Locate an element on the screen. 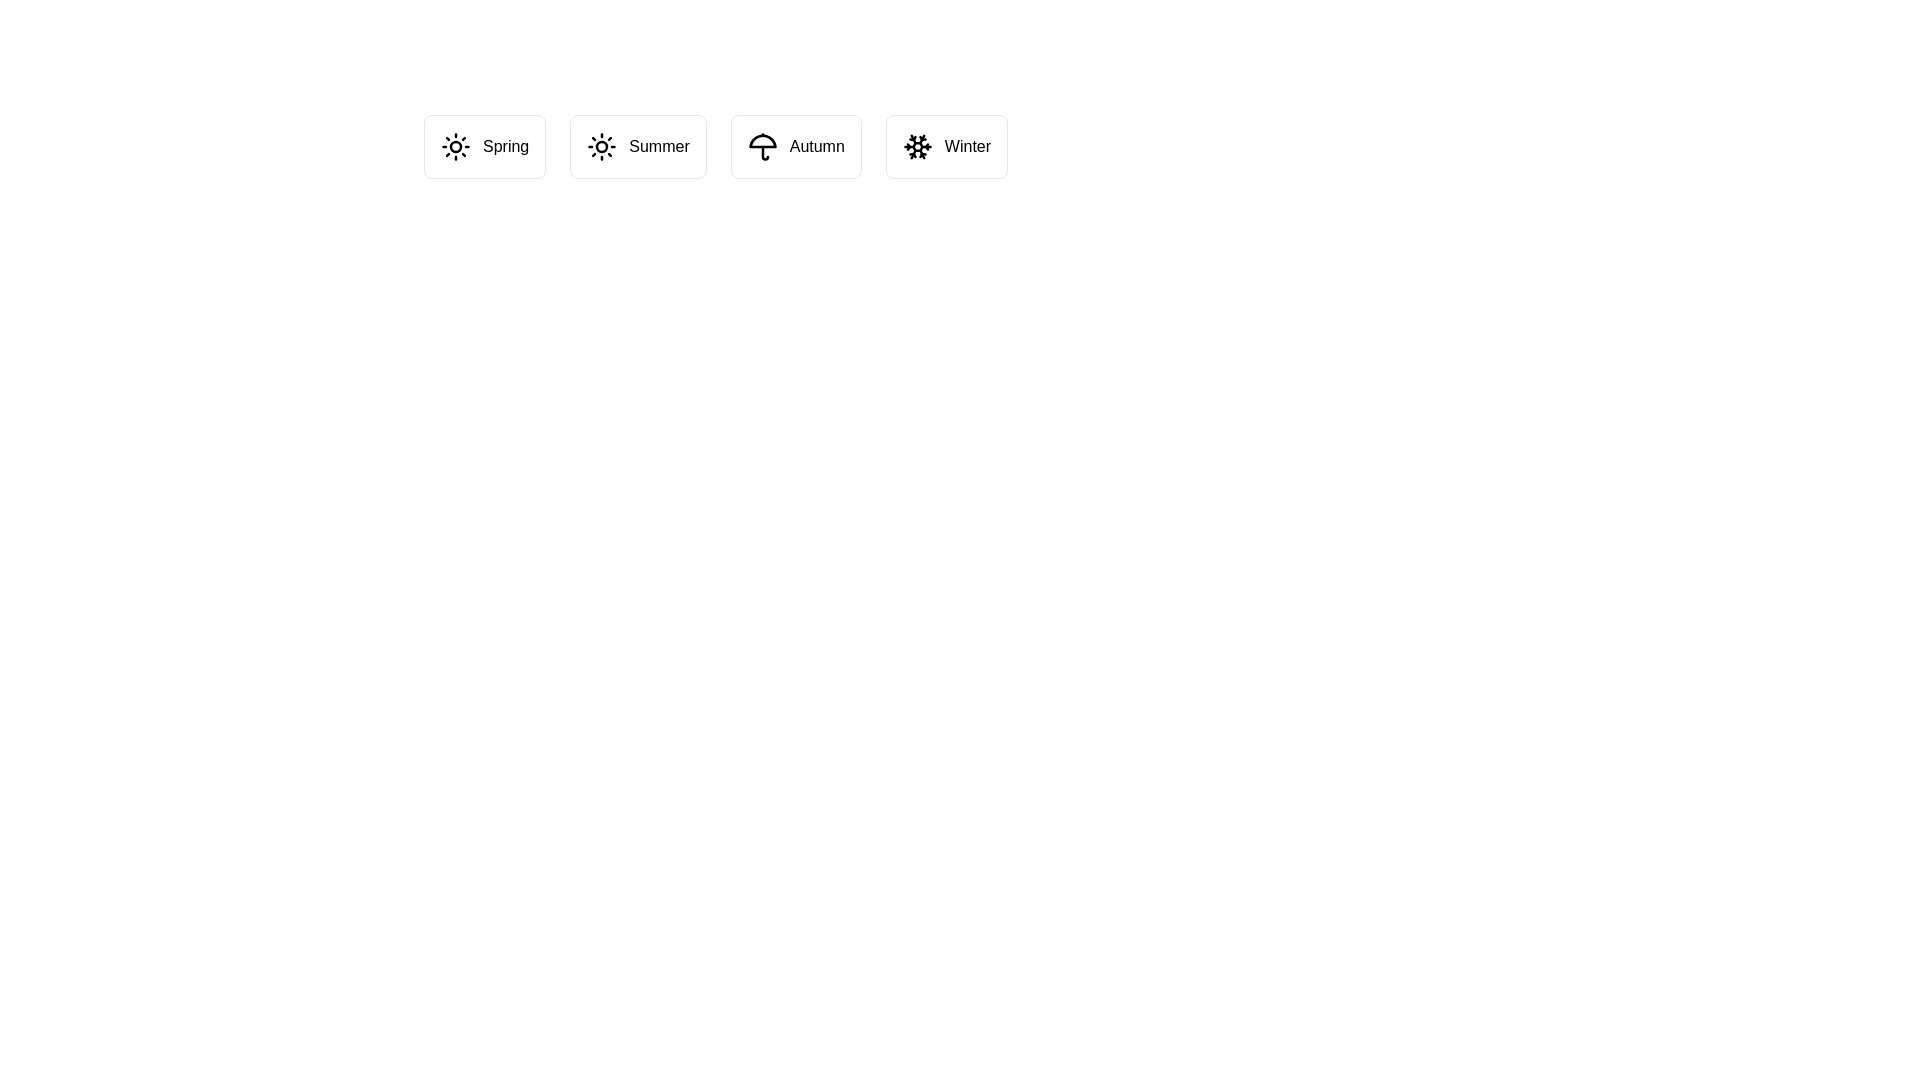 The image size is (1920, 1080). the sun icon located on the left side of the 'Spring' card, which features a circle and radial lines in black is located at coordinates (455, 145).